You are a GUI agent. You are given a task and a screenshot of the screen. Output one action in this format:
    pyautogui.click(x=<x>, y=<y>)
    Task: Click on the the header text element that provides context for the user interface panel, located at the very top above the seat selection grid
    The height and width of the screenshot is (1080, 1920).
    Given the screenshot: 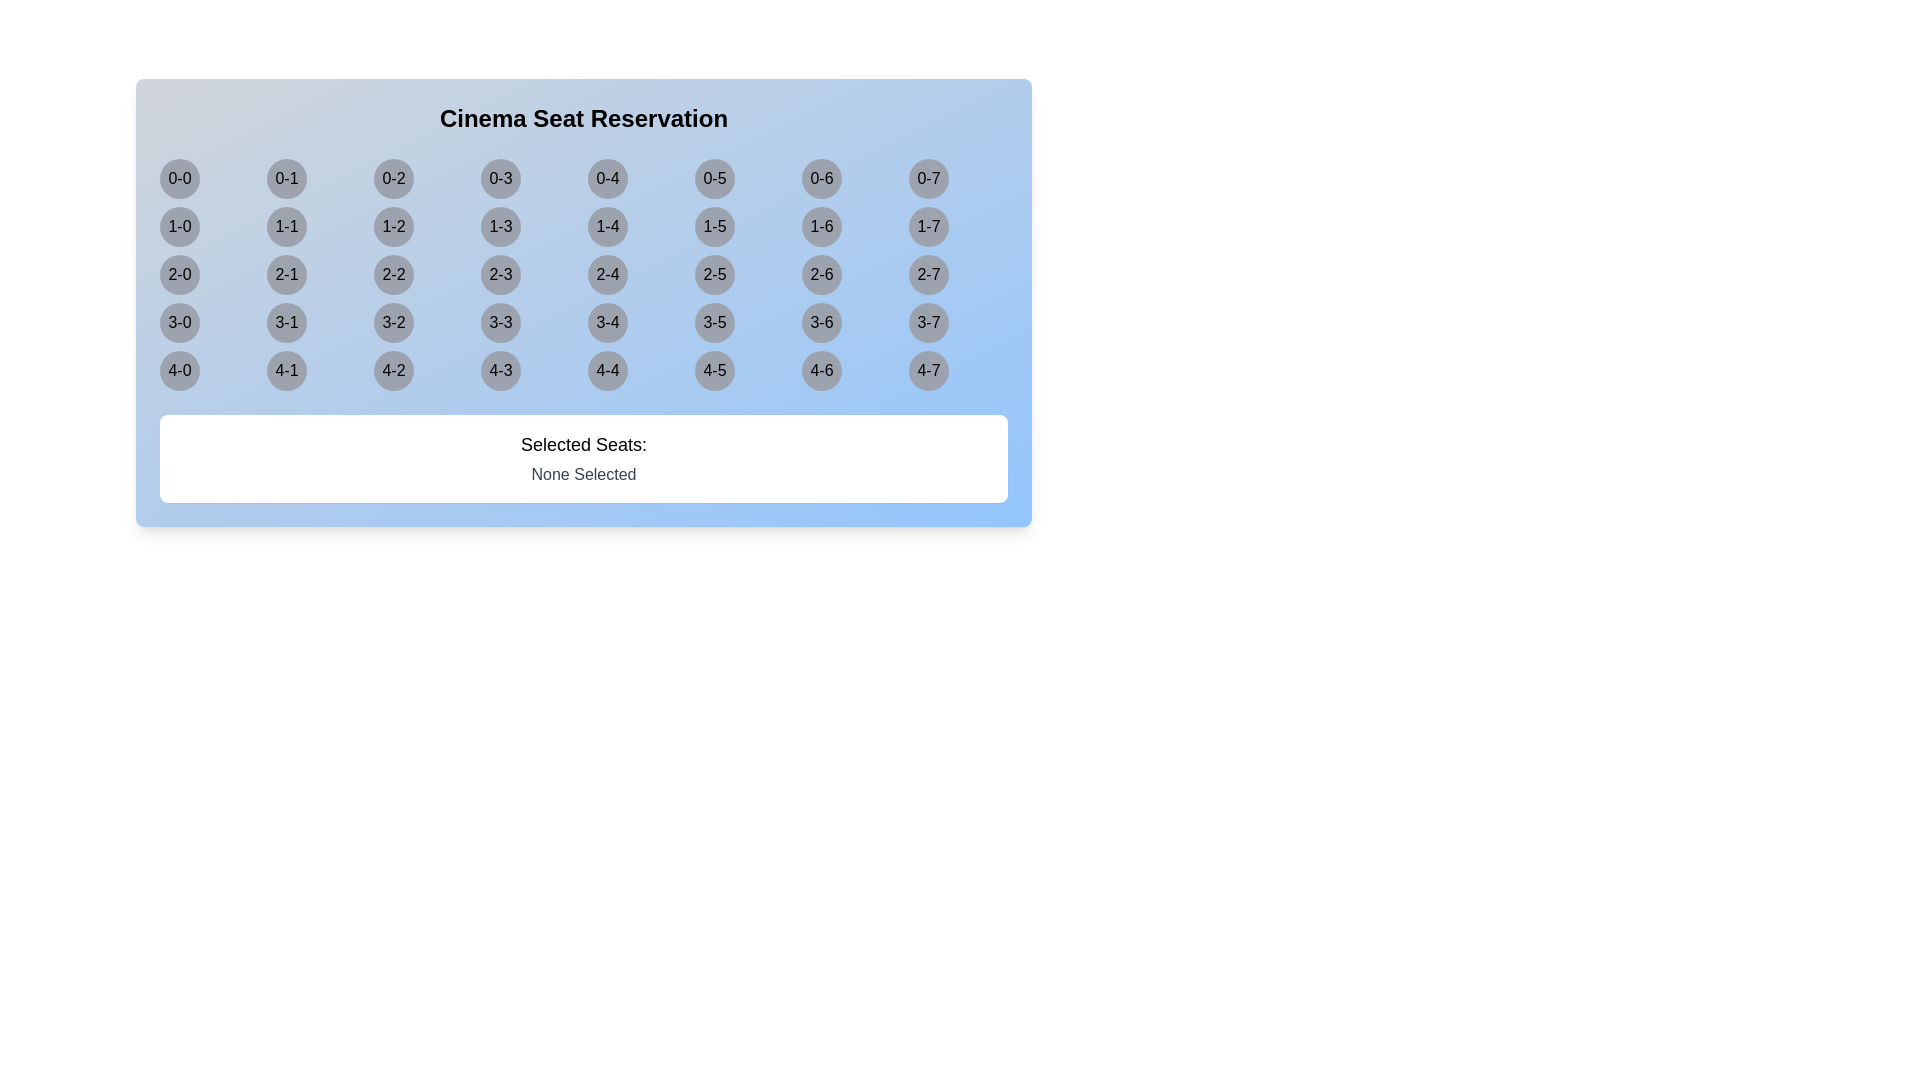 What is the action you would take?
    pyautogui.click(x=583, y=119)
    